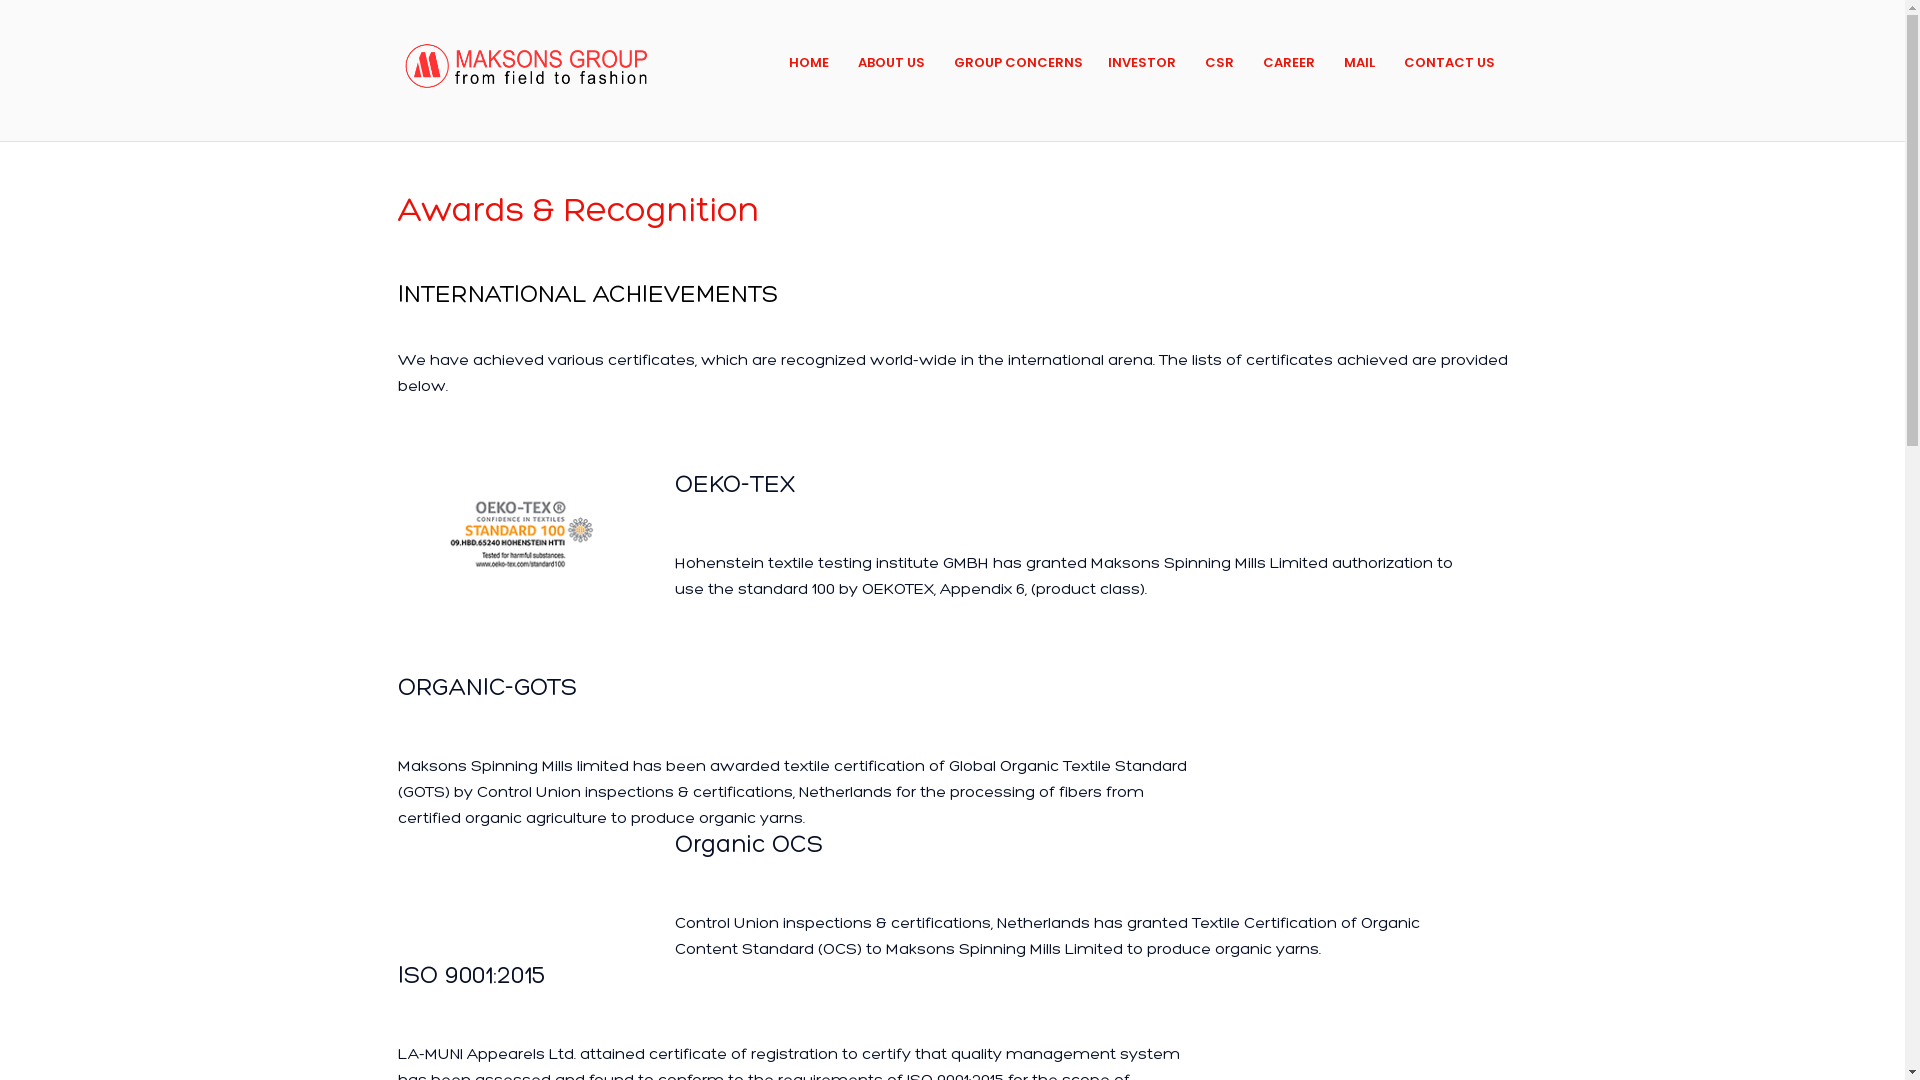  I want to click on 'ABOUT US', so click(890, 61).